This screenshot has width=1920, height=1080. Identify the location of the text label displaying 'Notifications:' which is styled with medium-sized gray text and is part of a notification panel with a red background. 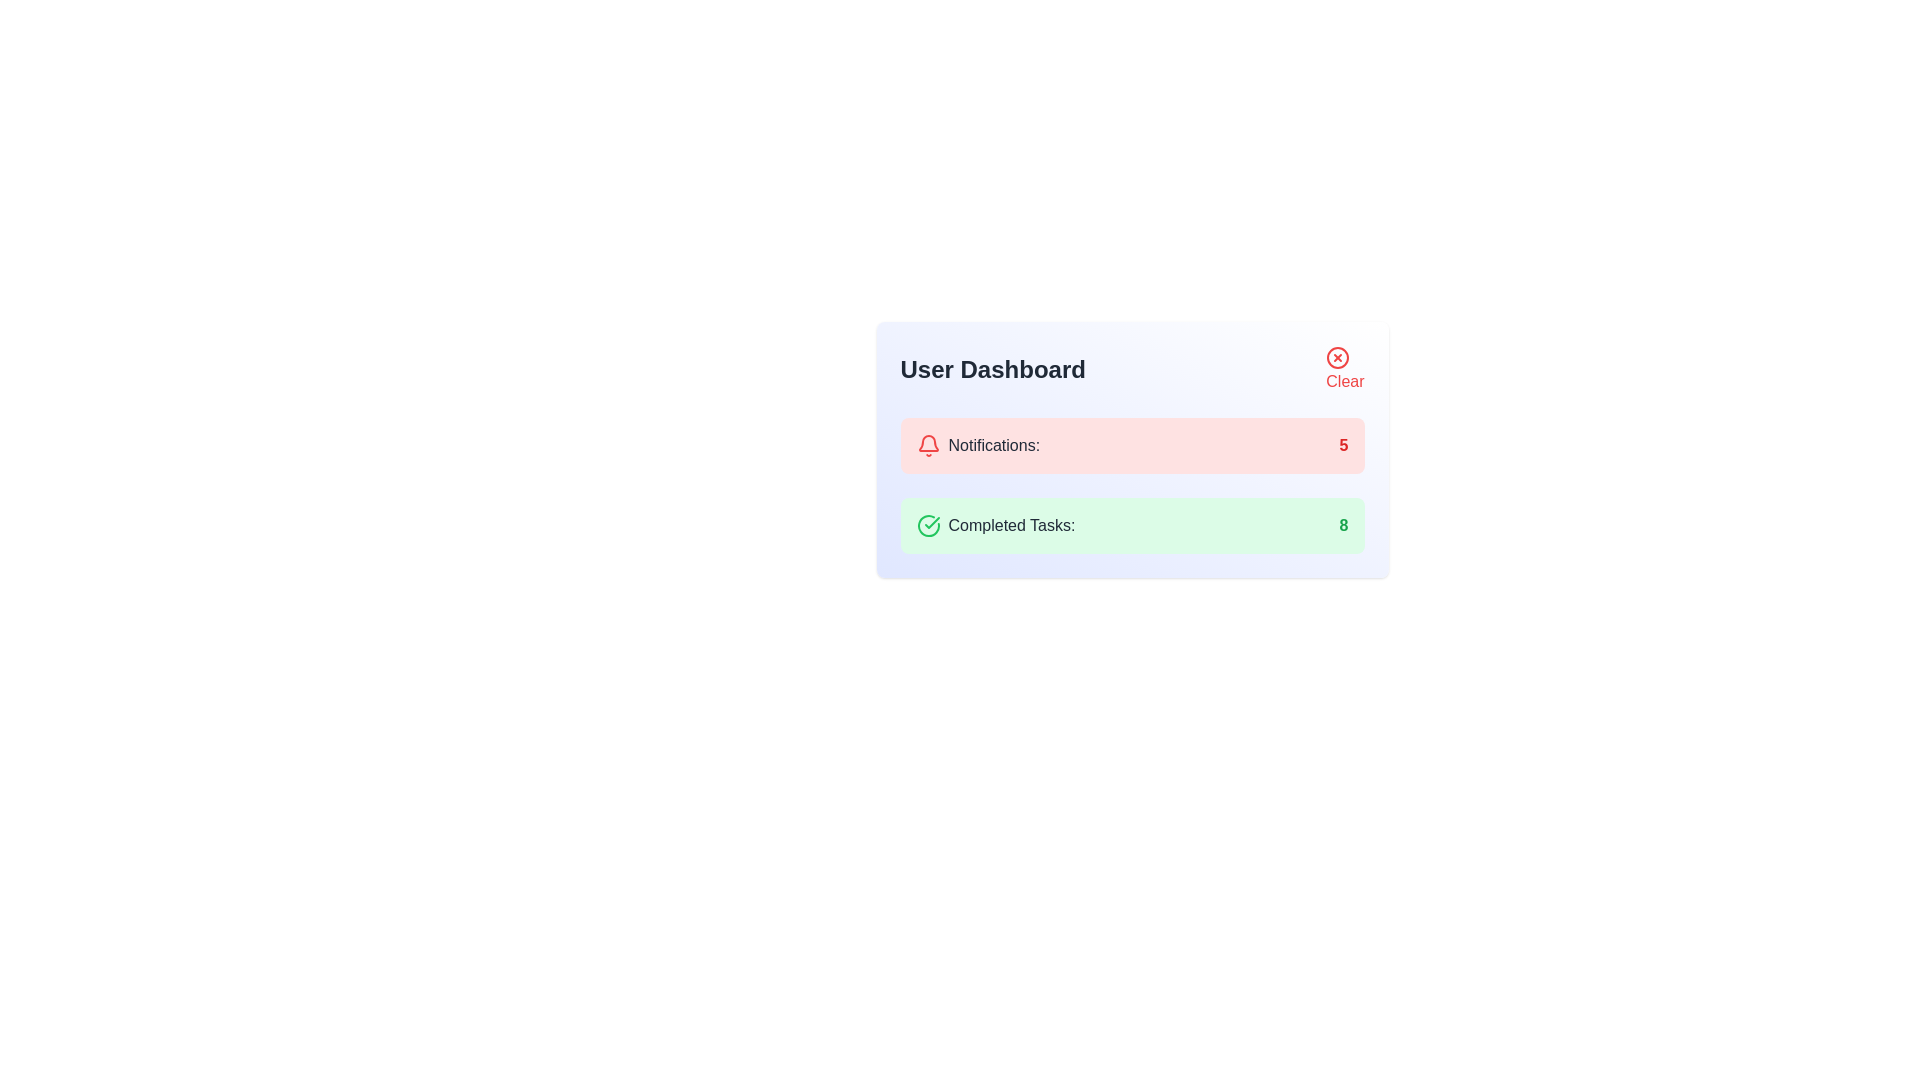
(994, 445).